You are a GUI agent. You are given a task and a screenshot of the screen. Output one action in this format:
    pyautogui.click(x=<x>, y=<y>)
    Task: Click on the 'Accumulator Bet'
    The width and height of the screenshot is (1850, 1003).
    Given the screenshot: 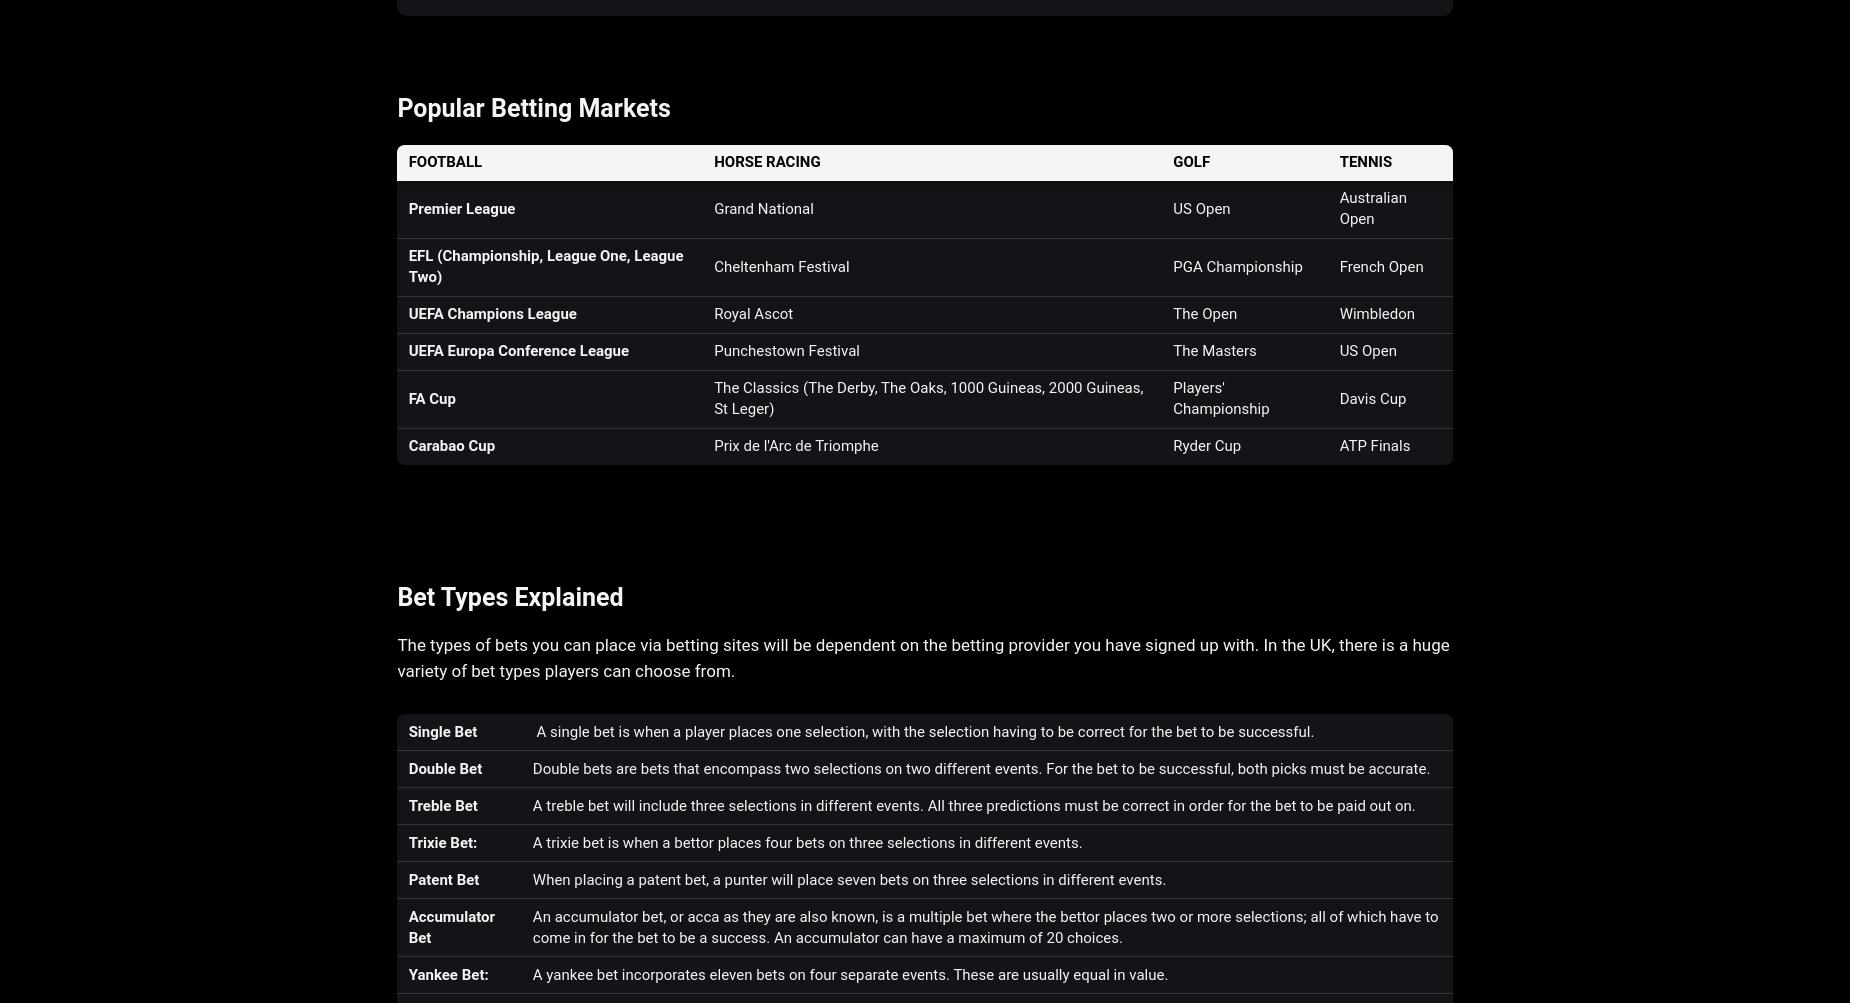 What is the action you would take?
    pyautogui.click(x=450, y=925)
    